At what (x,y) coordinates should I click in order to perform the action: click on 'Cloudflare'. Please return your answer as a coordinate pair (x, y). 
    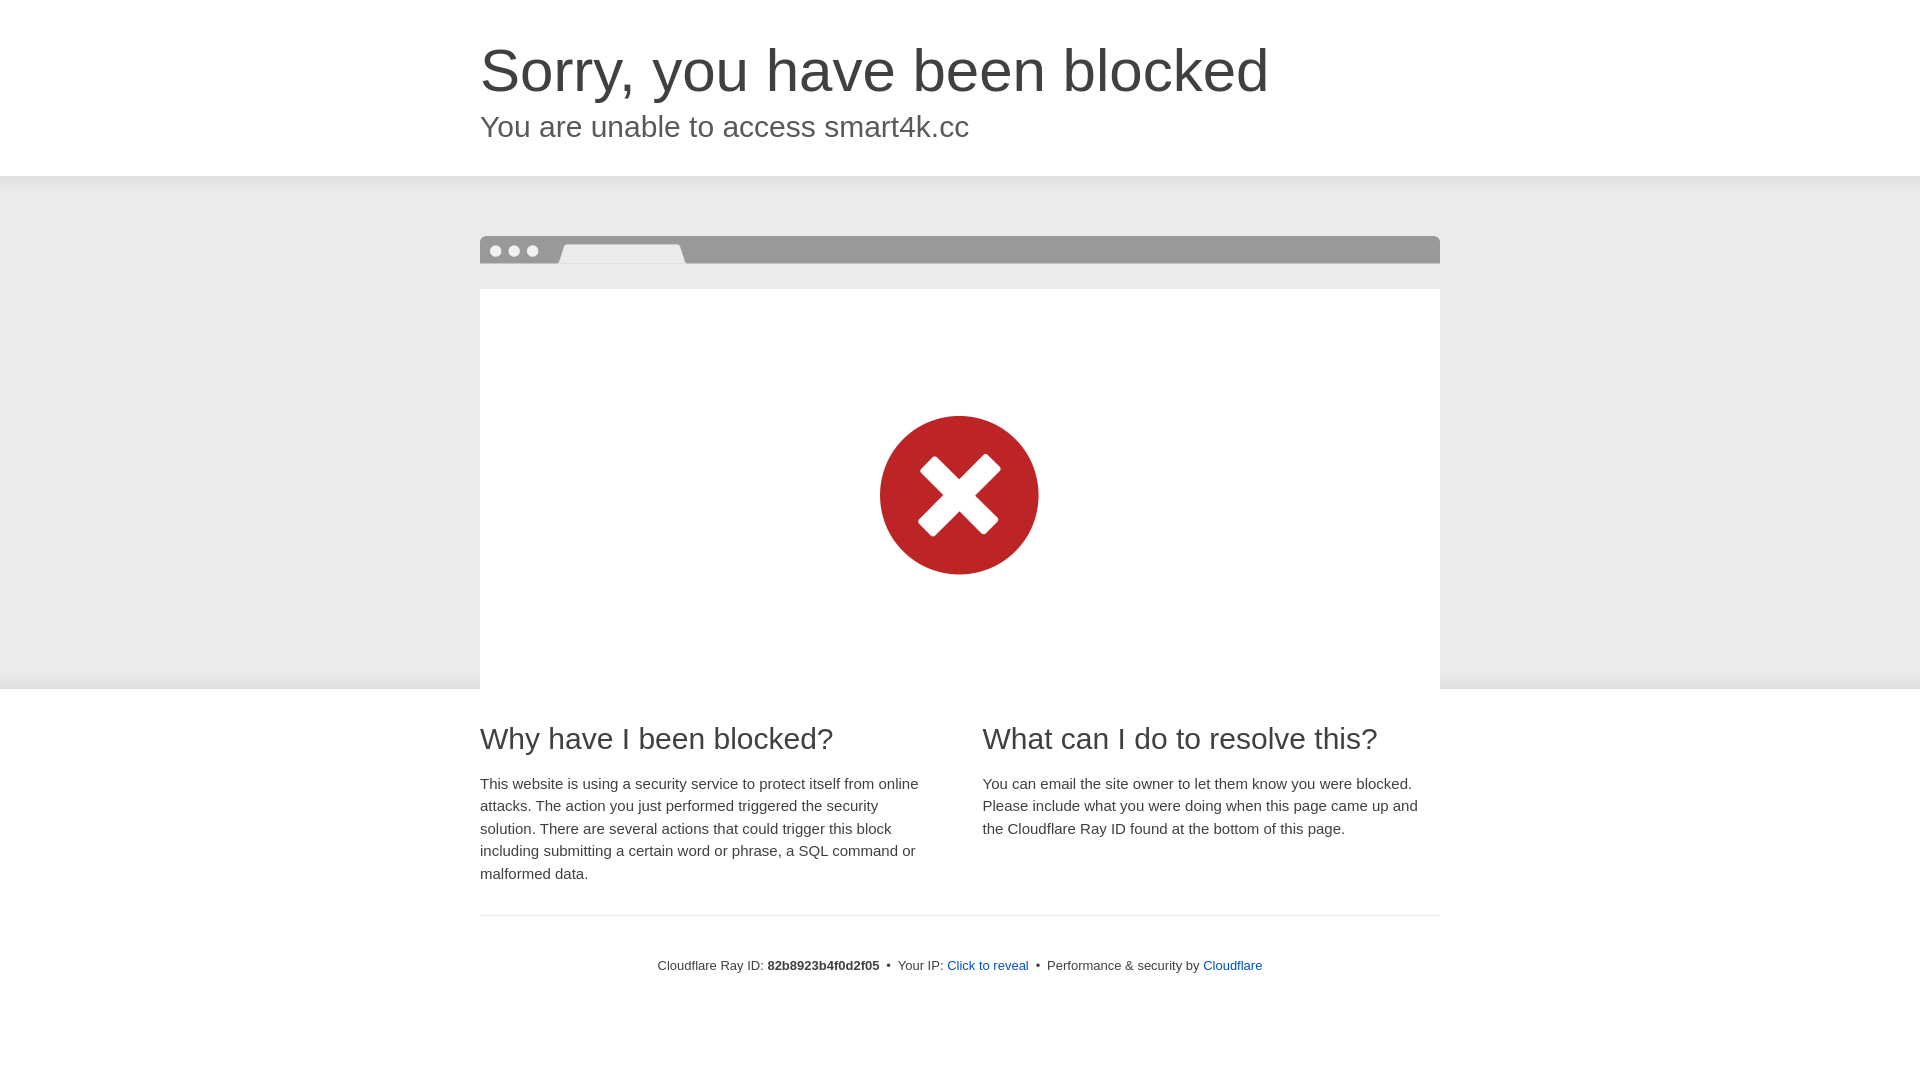
    Looking at the image, I should click on (1231, 964).